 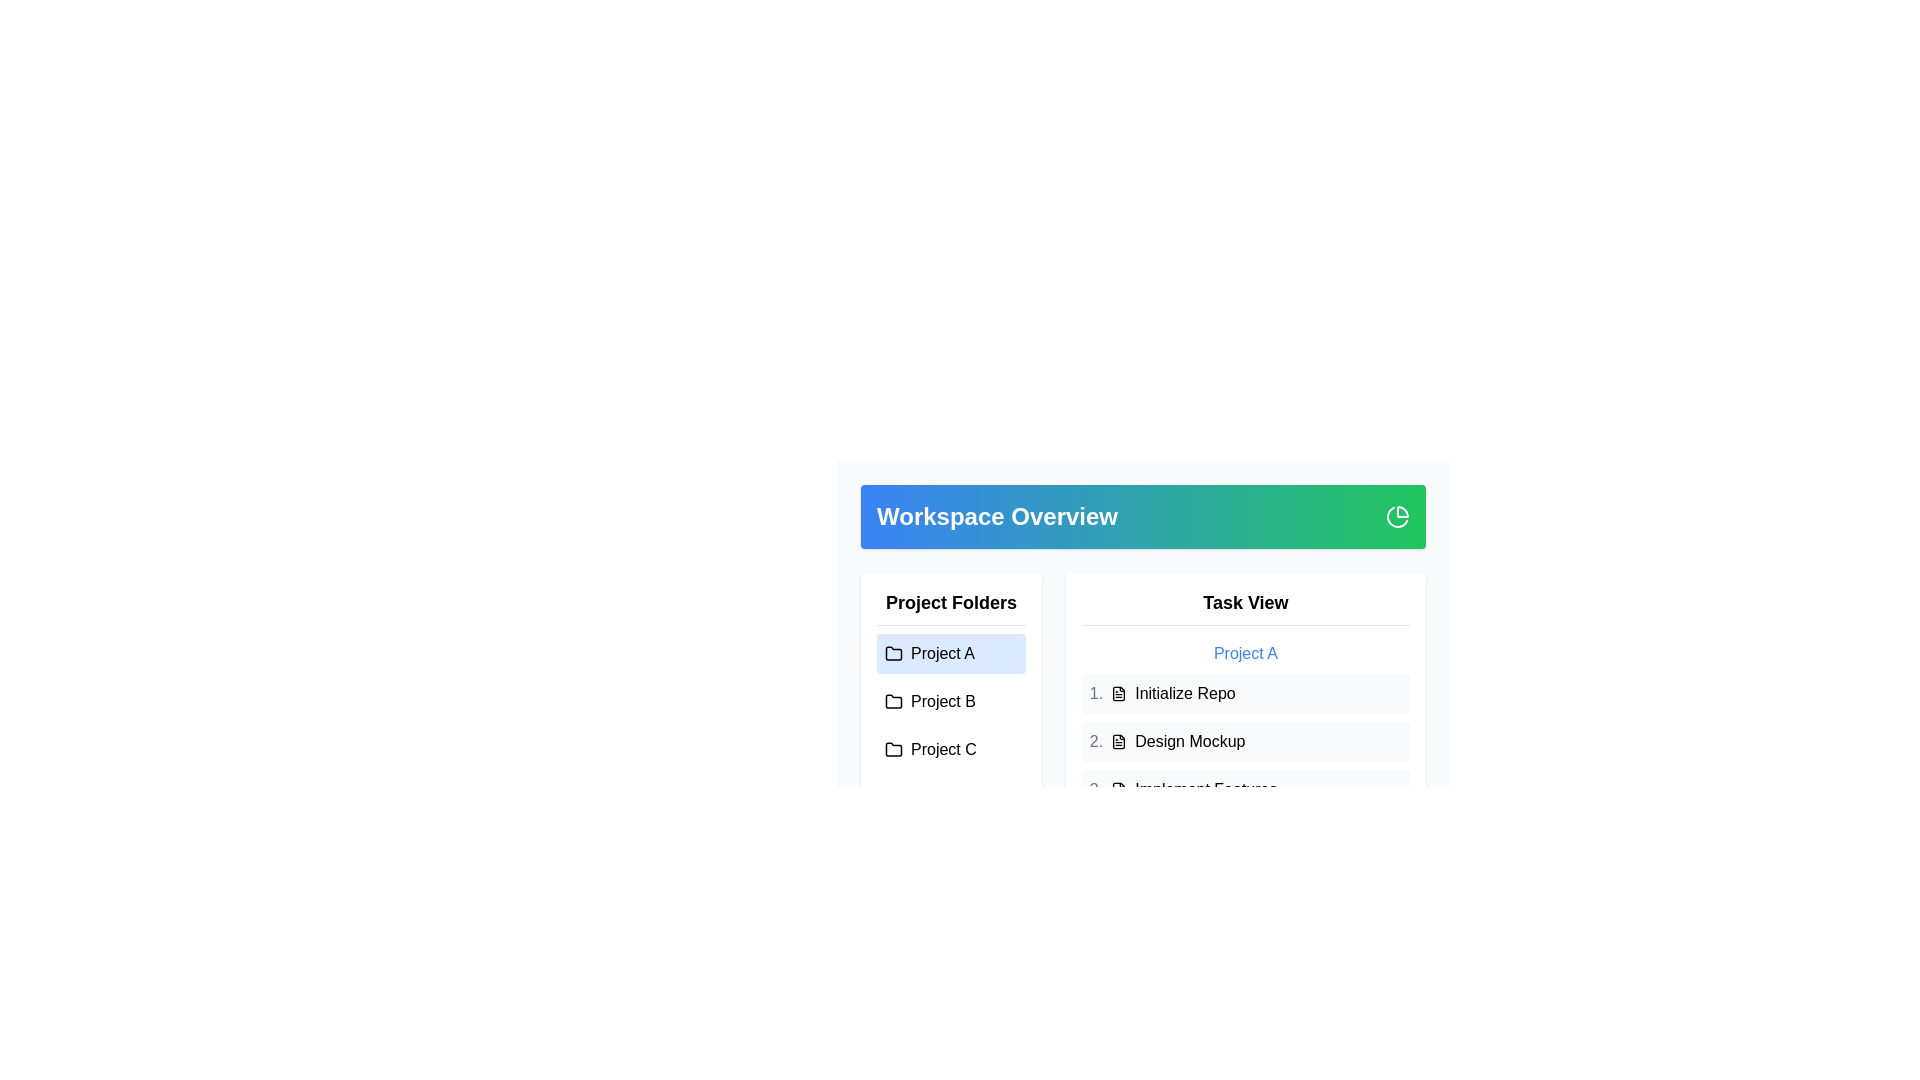 What do you see at coordinates (892, 748) in the screenshot?
I see `the folder icon in the 'Project Folders' section` at bounding box center [892, 748].